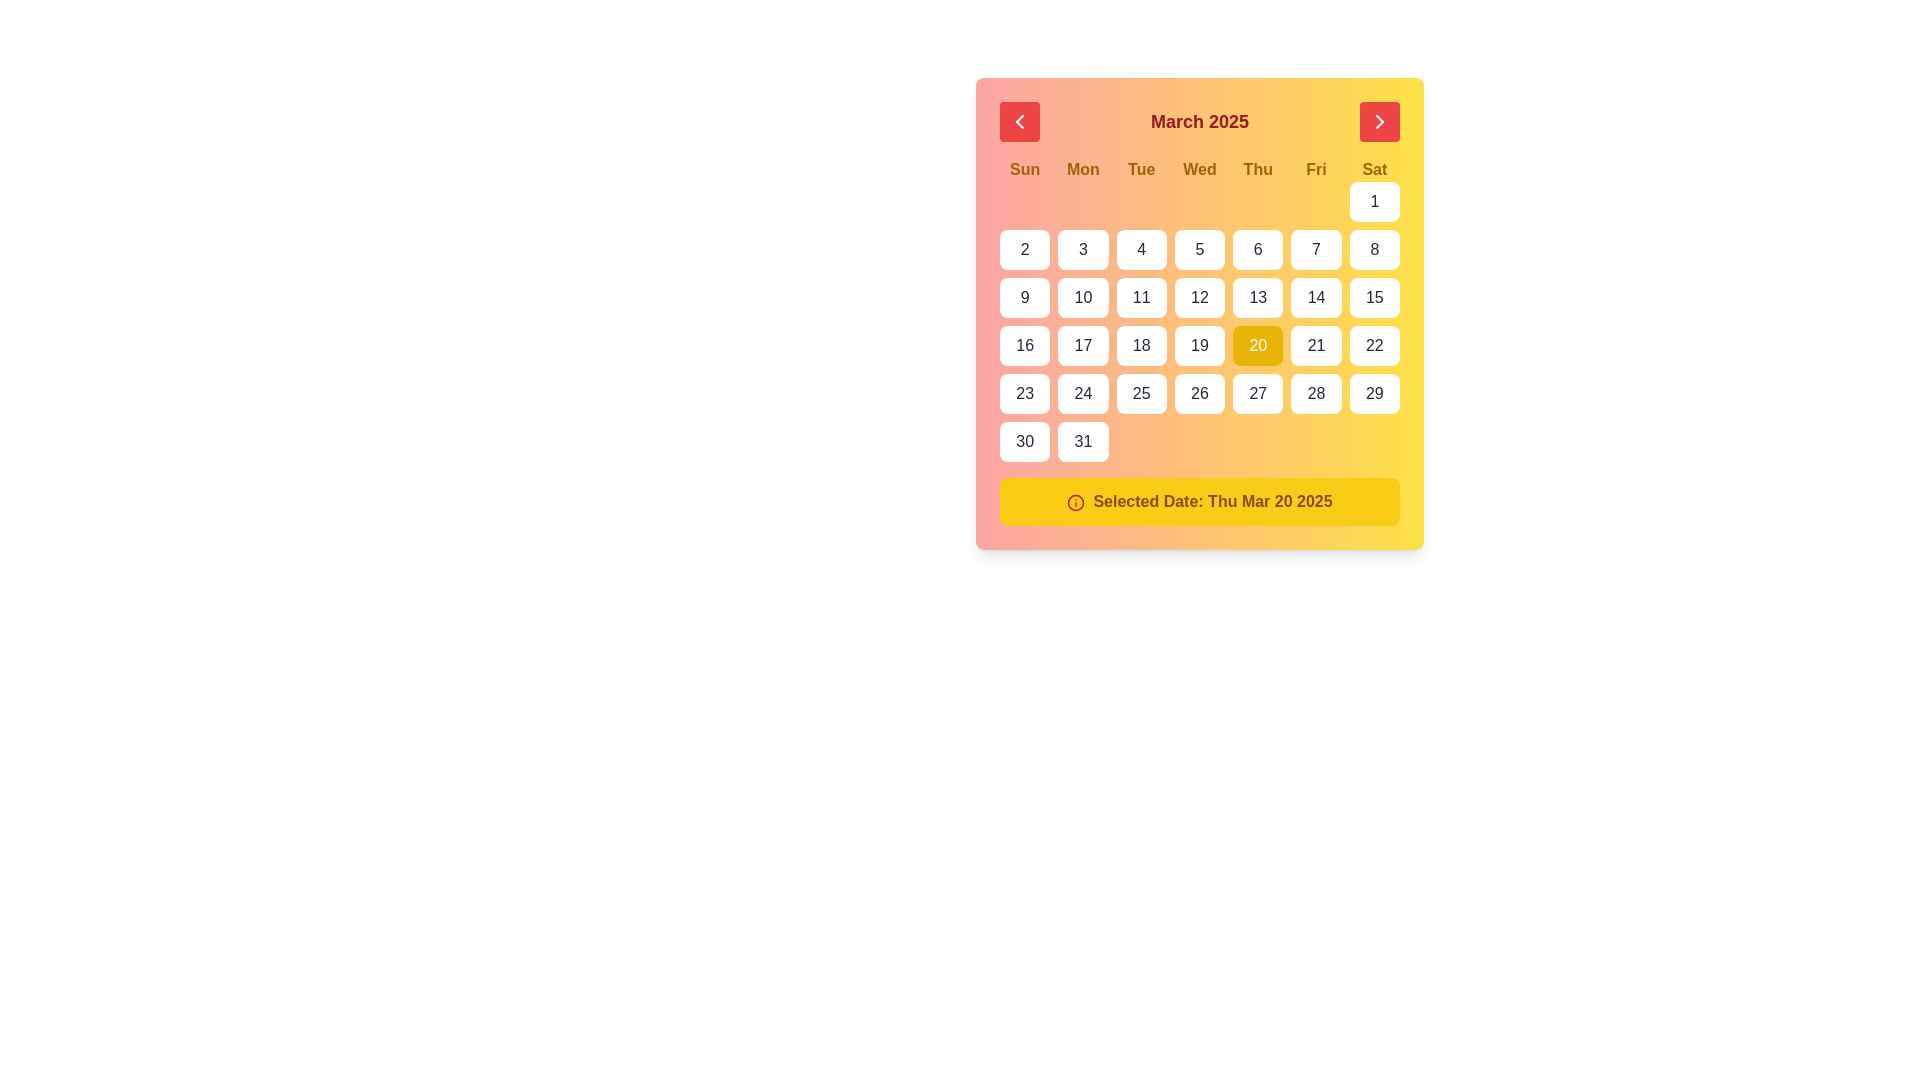  I want to click on the row displaying the weekday names ('Sun', 'Mon', 'Tue', 'Wed', 'Thu', 'Fri', 'Sat') located directly beneath the month header ('March 2025') in the calendar UI by clicking it, so click(1200, 168).